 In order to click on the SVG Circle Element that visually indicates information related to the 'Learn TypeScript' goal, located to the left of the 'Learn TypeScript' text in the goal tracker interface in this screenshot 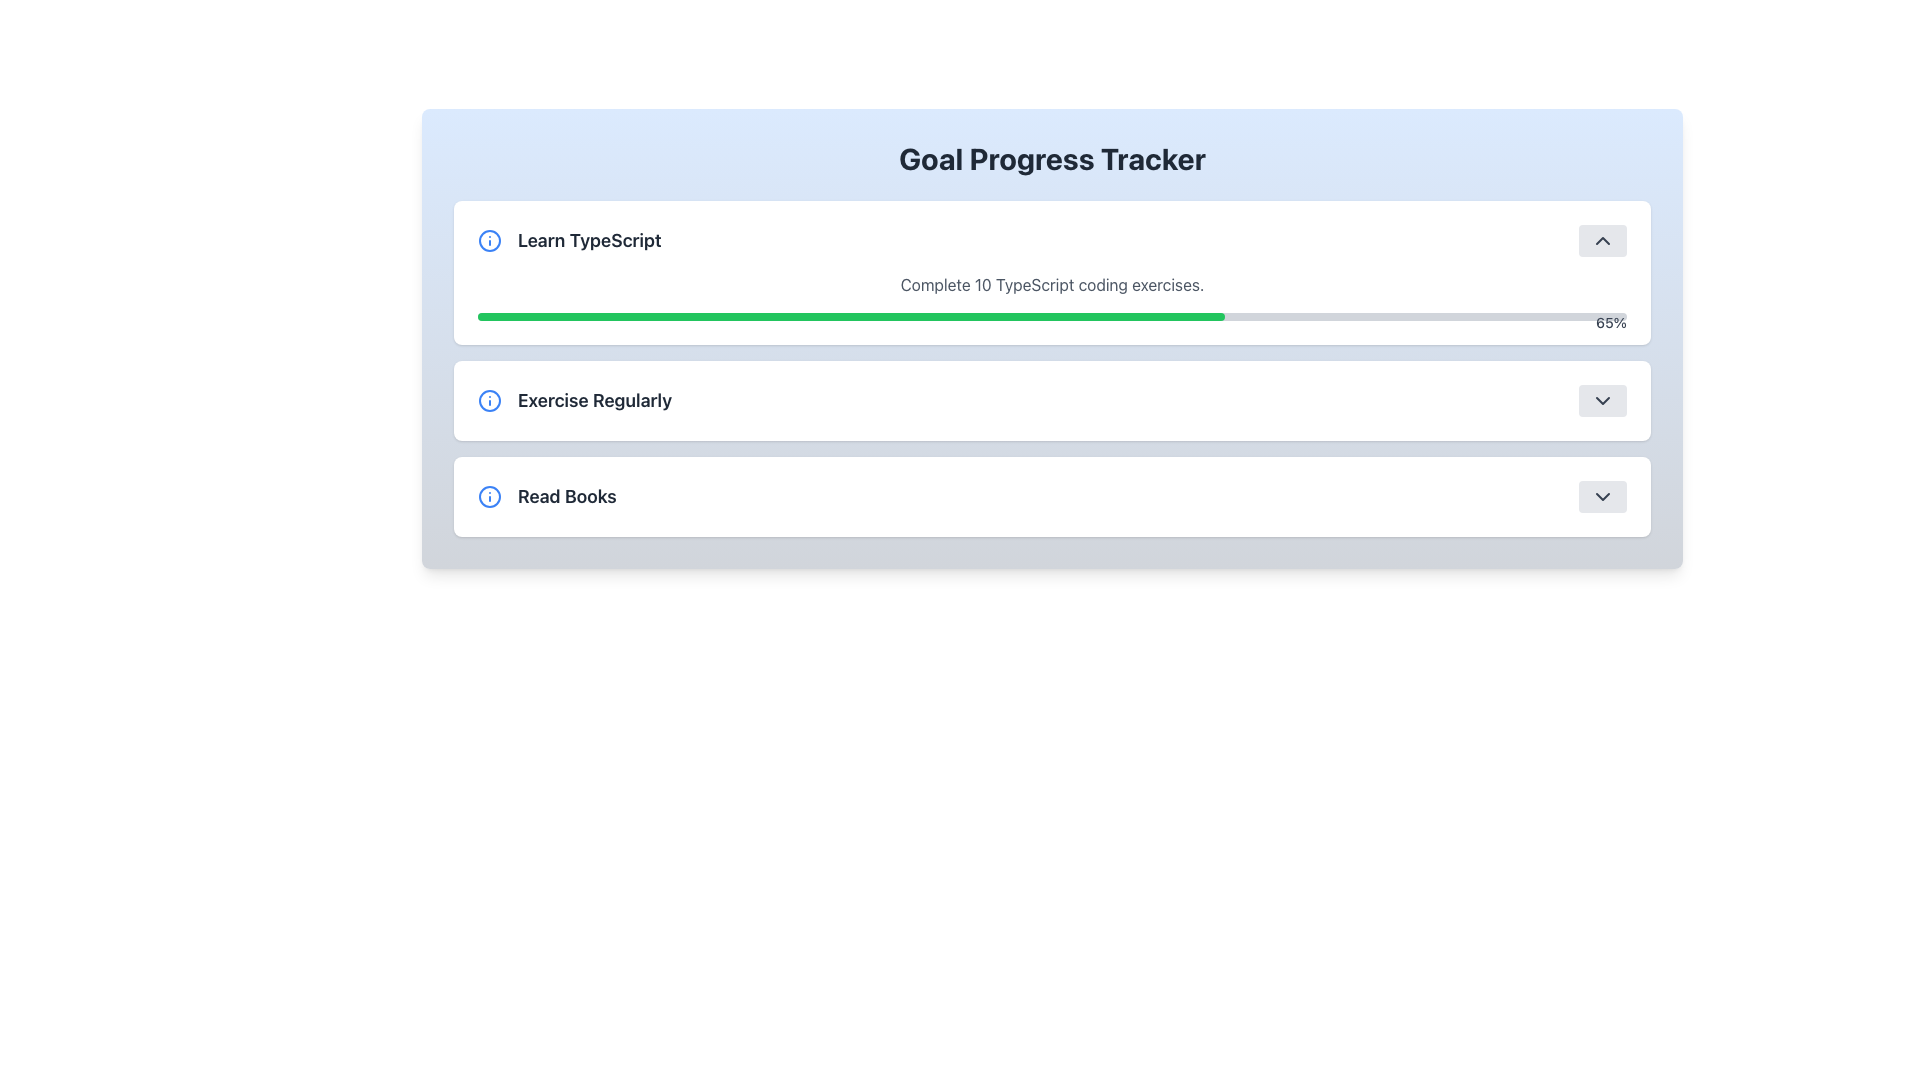, I will do `click(489, 239)`.